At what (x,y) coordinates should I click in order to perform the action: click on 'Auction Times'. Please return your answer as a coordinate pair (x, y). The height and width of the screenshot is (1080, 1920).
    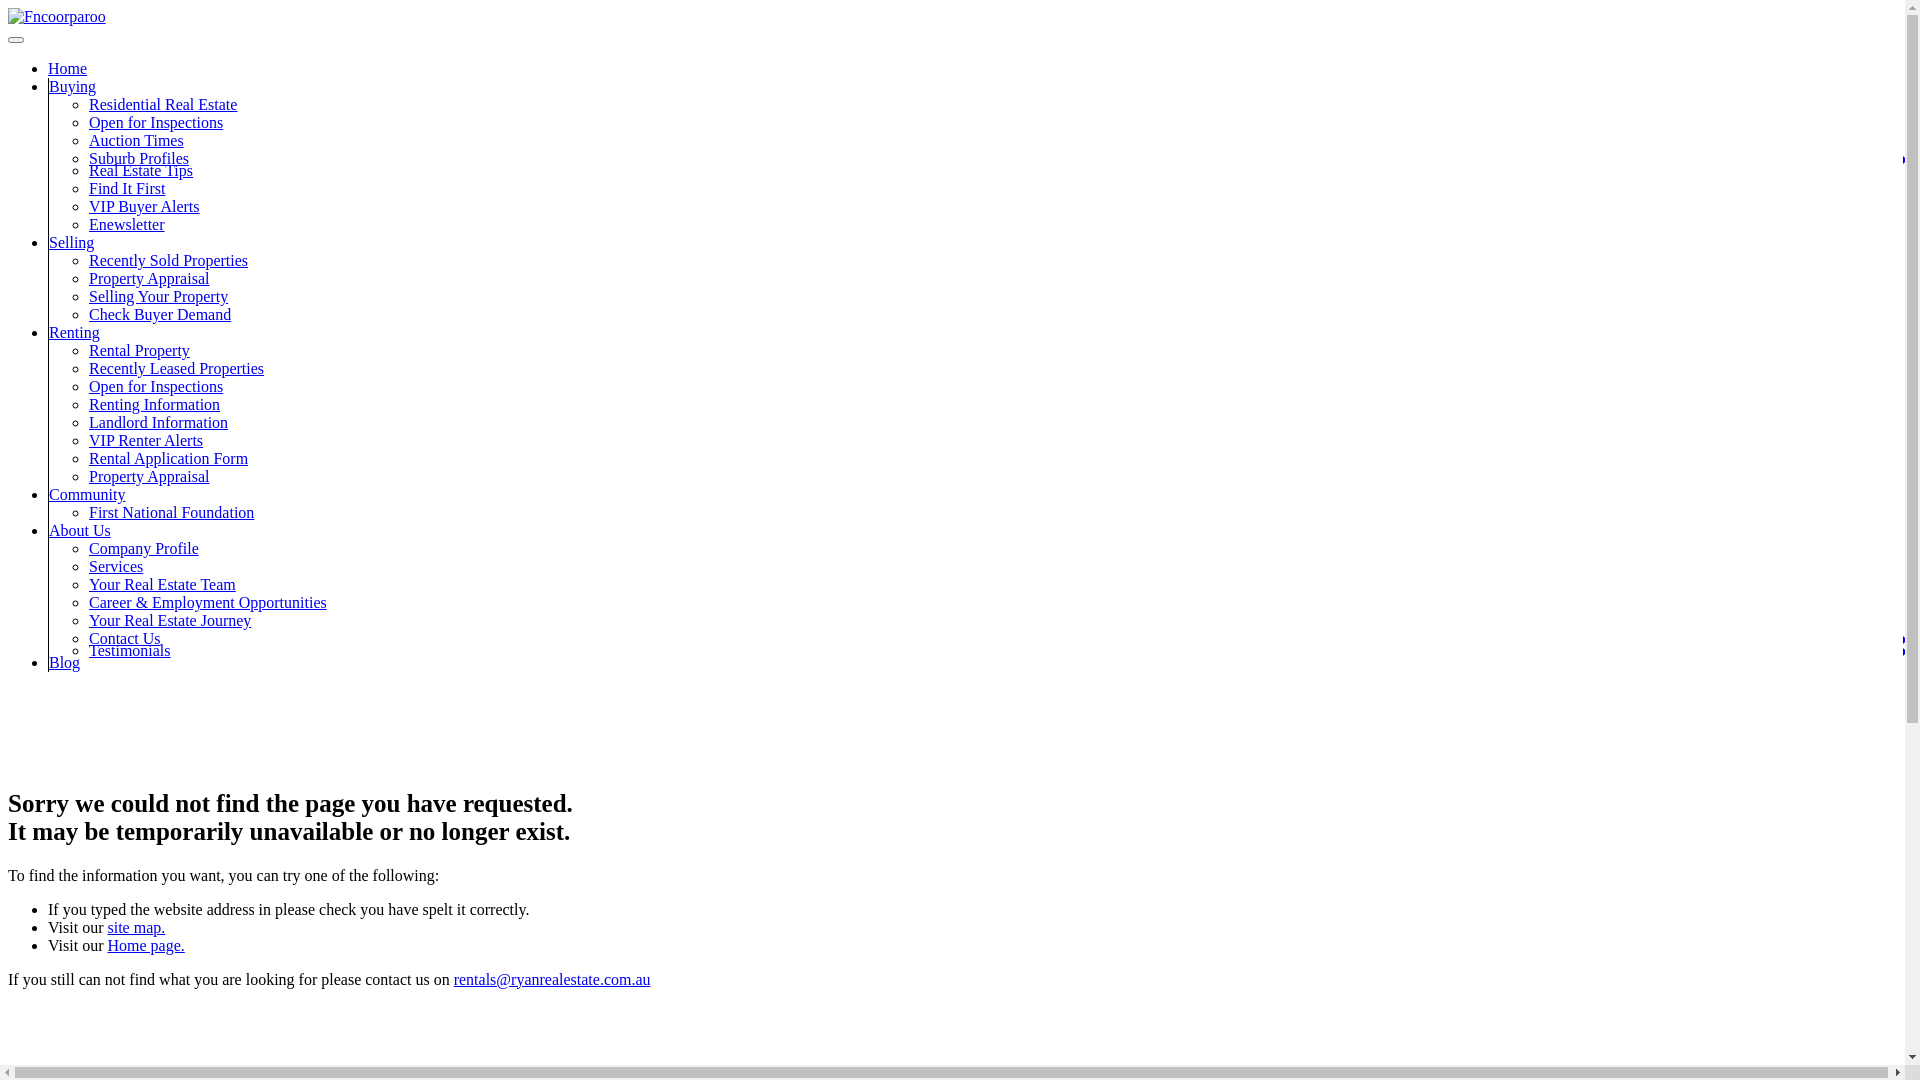
    Looking at the image, I should click on (88, 139).